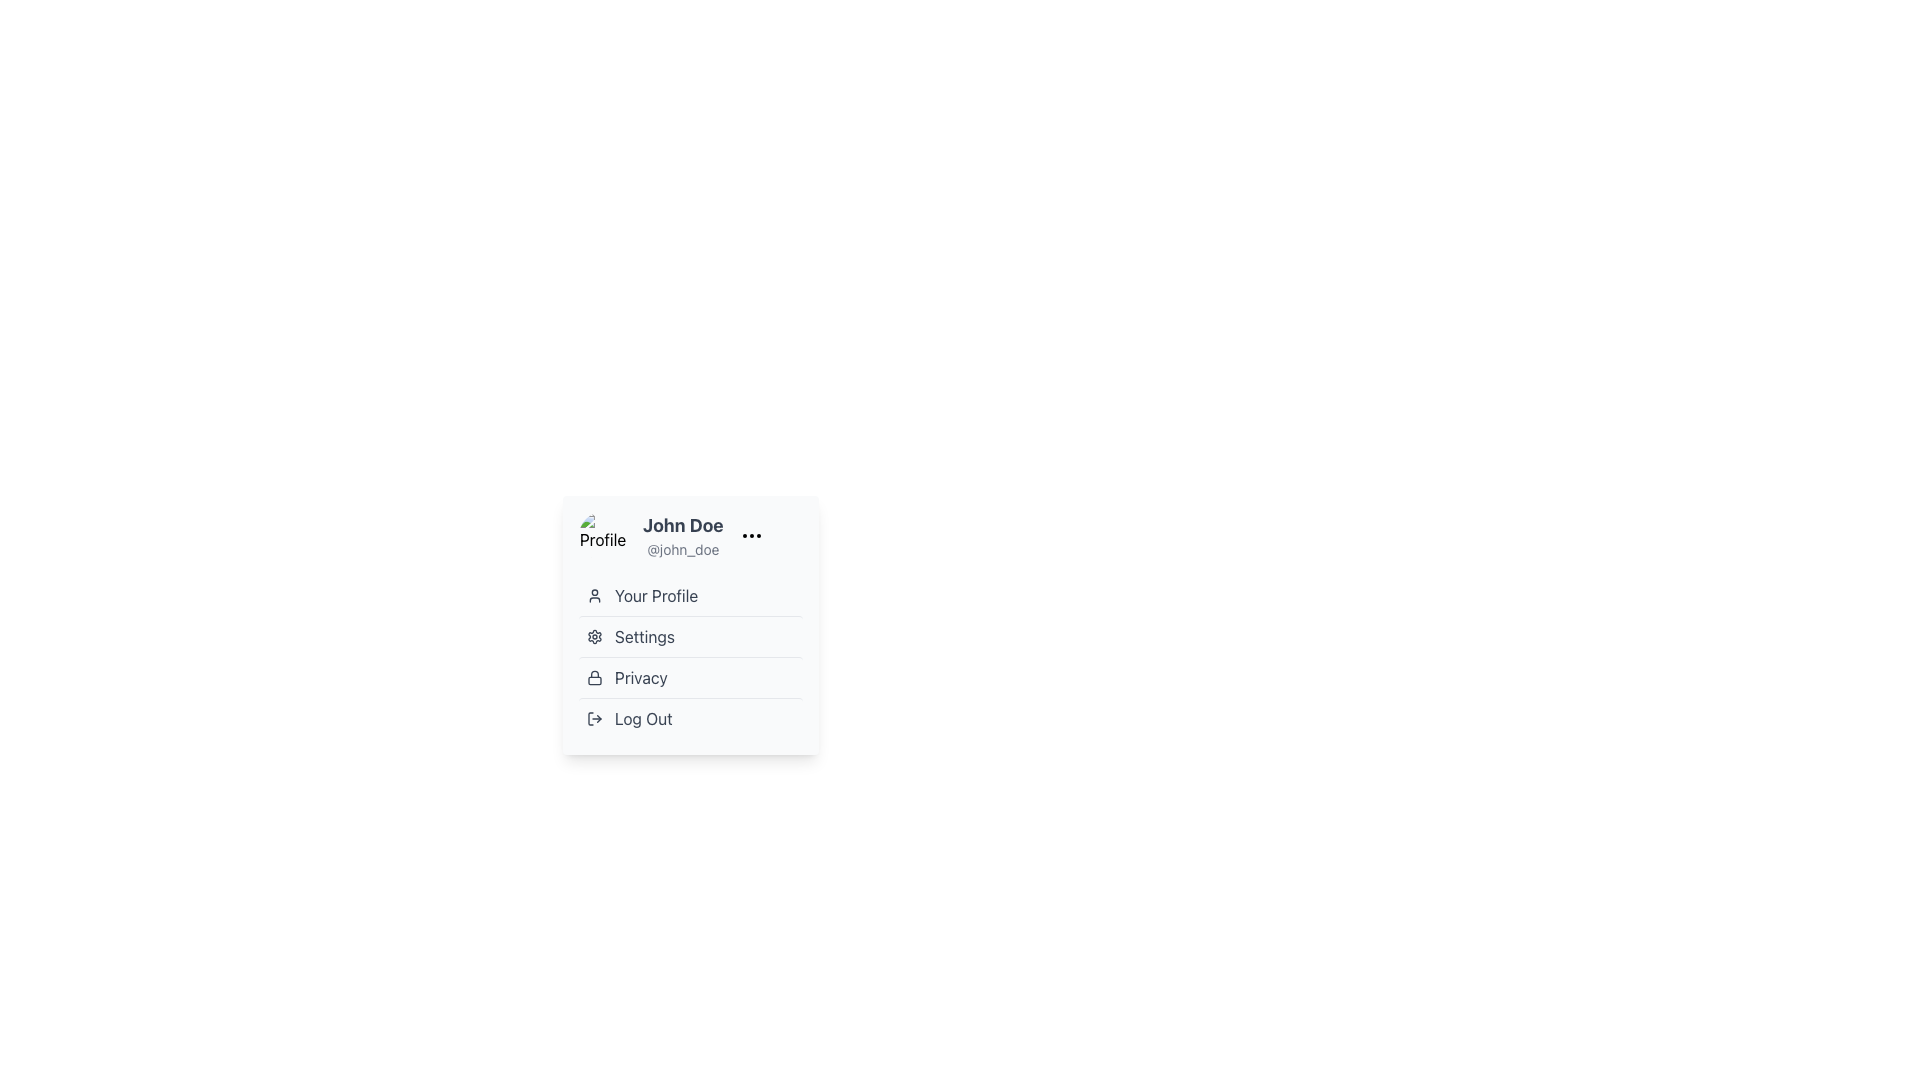  Describe the element at coordinates (589, 717) in the screenshot. I see `the rounded graphic` at that location.